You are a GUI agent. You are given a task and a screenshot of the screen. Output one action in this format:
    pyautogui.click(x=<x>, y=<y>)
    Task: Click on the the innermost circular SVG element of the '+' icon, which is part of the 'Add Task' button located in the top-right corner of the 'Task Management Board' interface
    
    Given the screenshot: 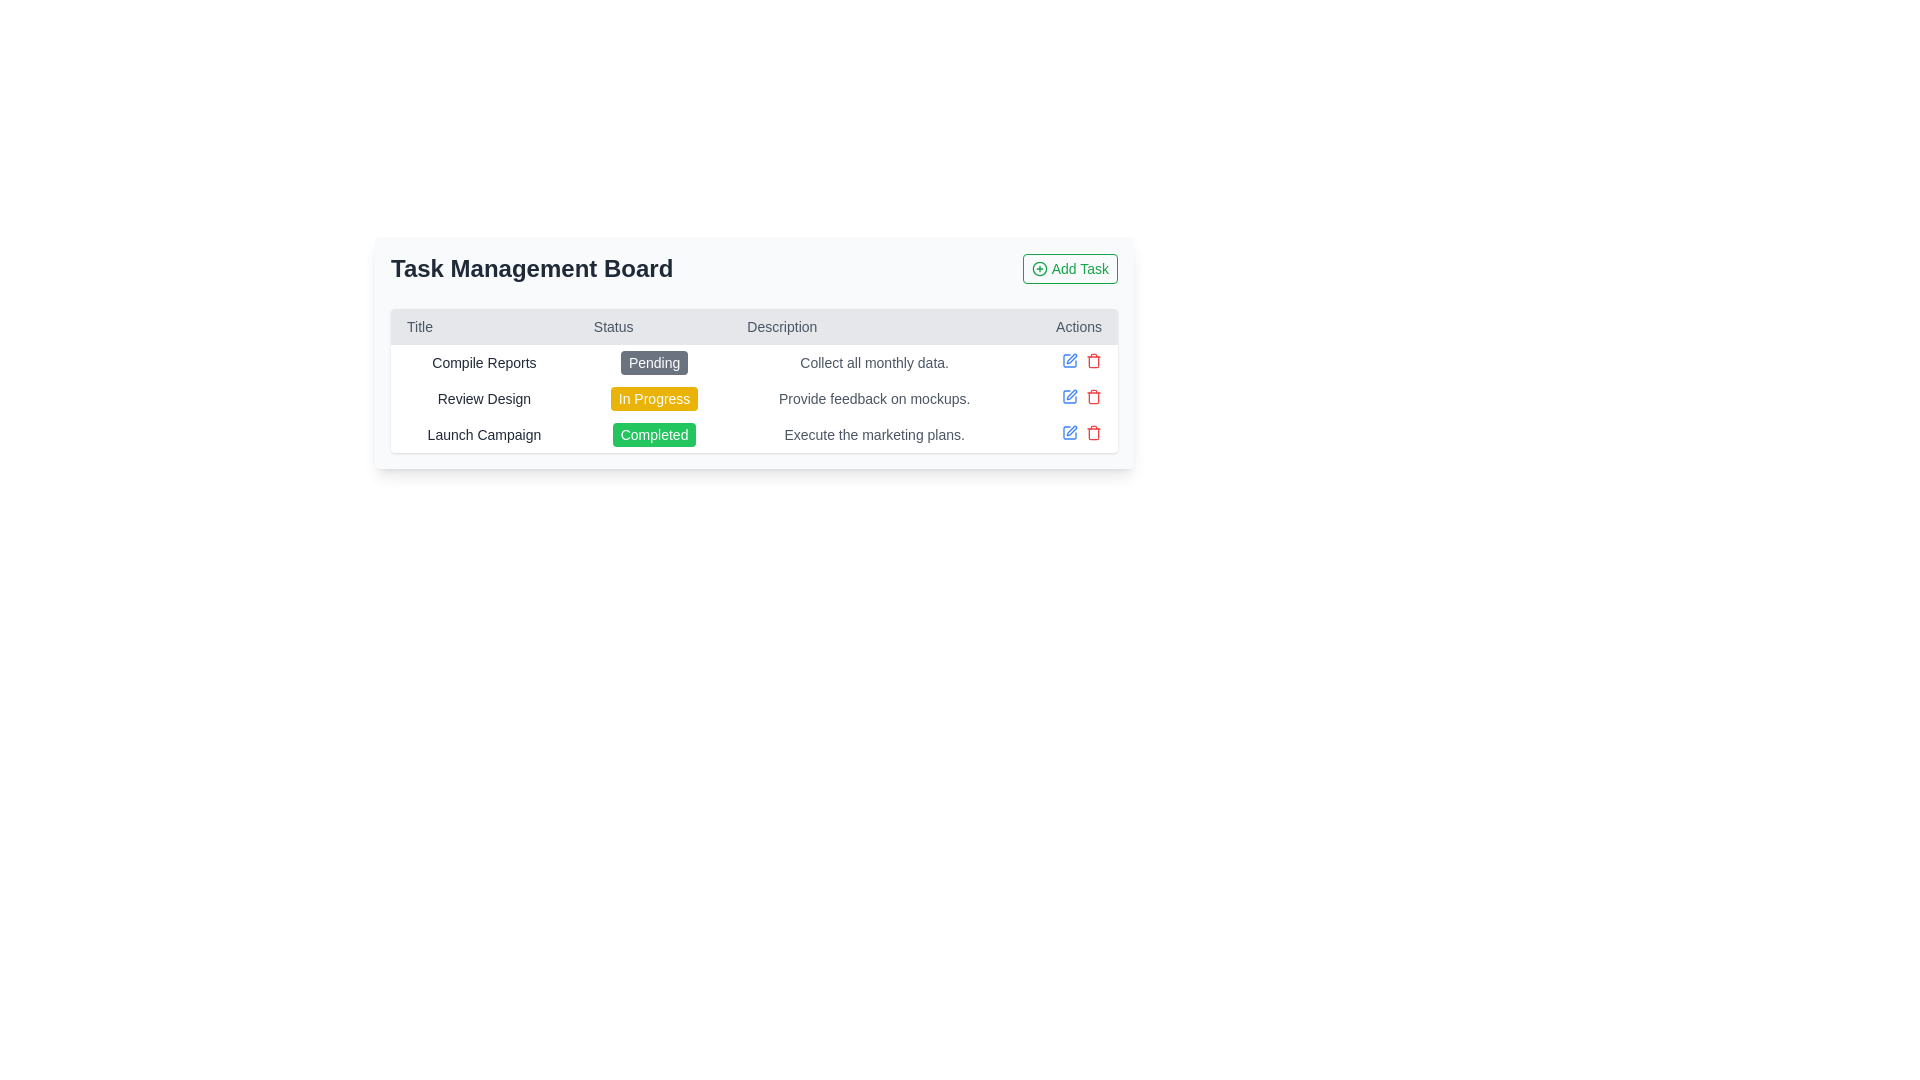 What is the action you would take?
    pyautogui.click(x=1039, y=268)
    